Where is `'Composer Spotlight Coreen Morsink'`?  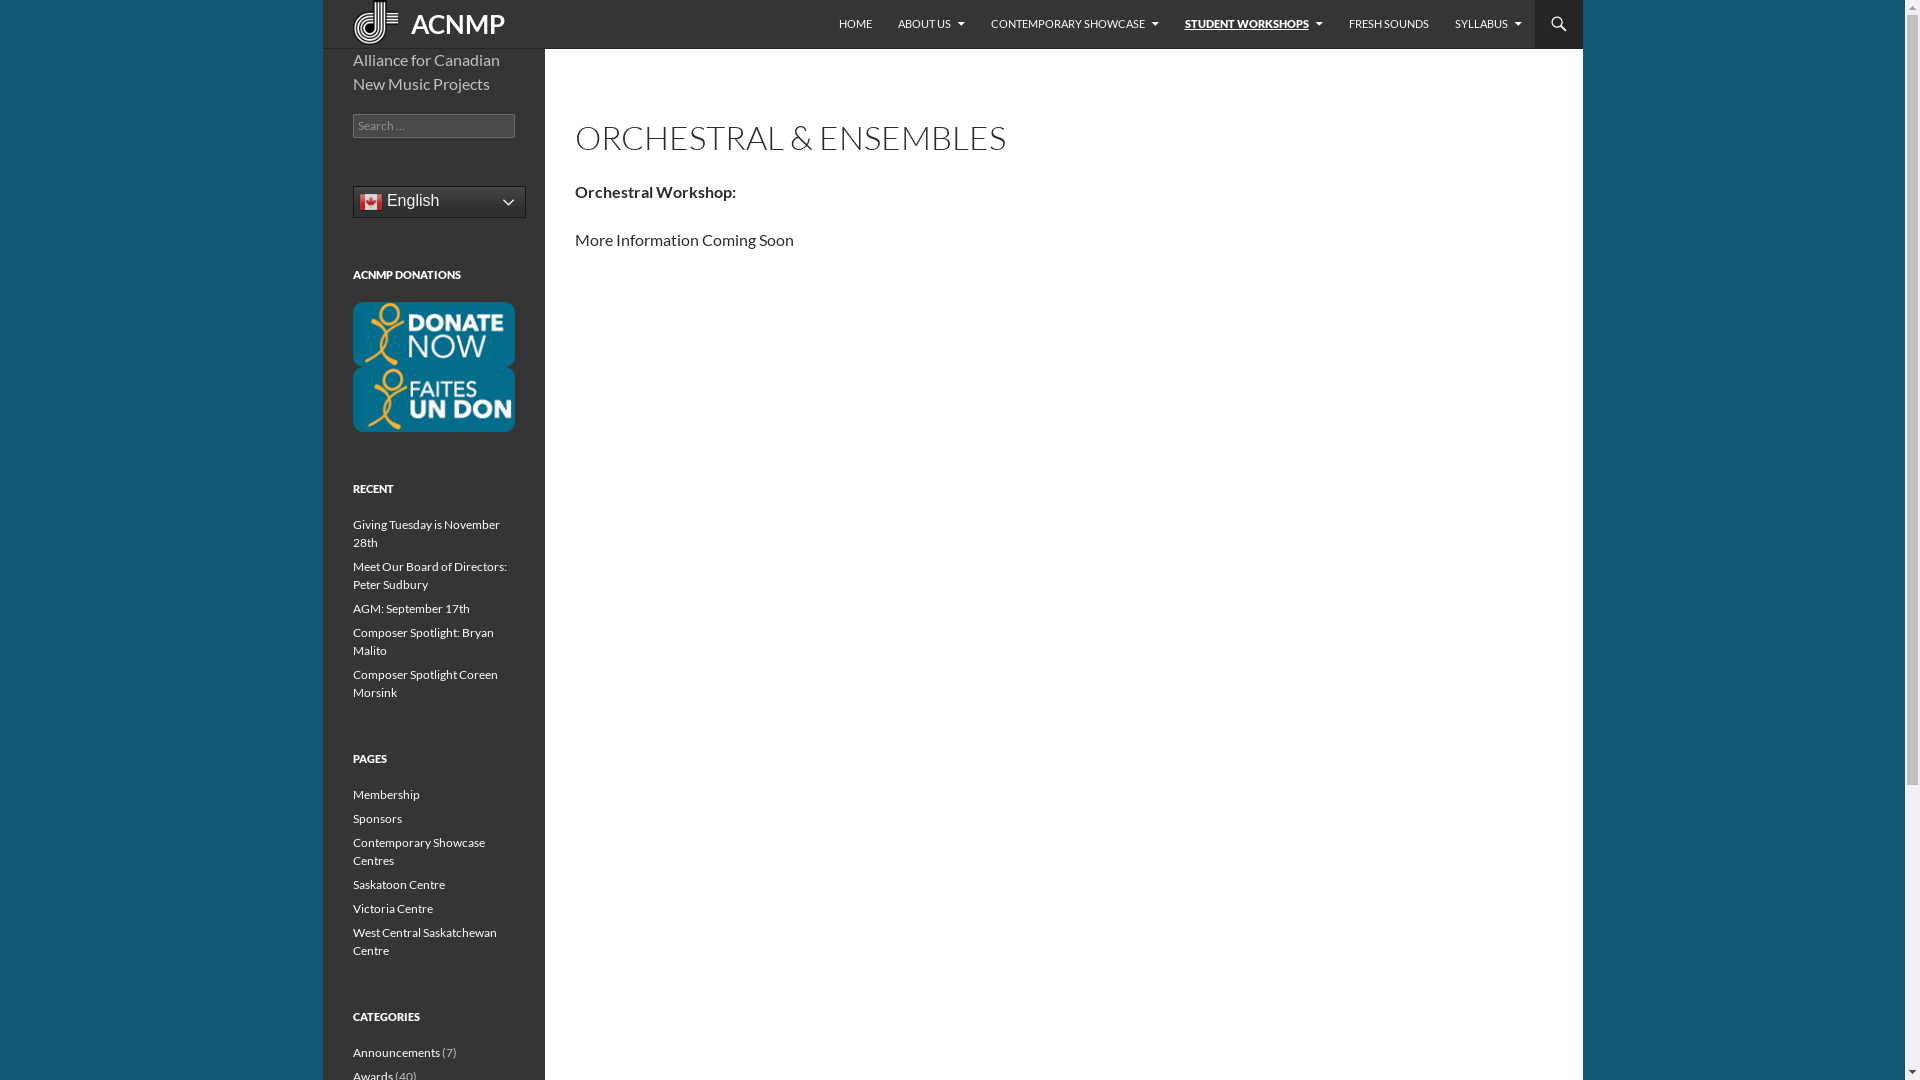
'Composer Spotlight Coreen Morsink' is located at coordinates (423, 682).